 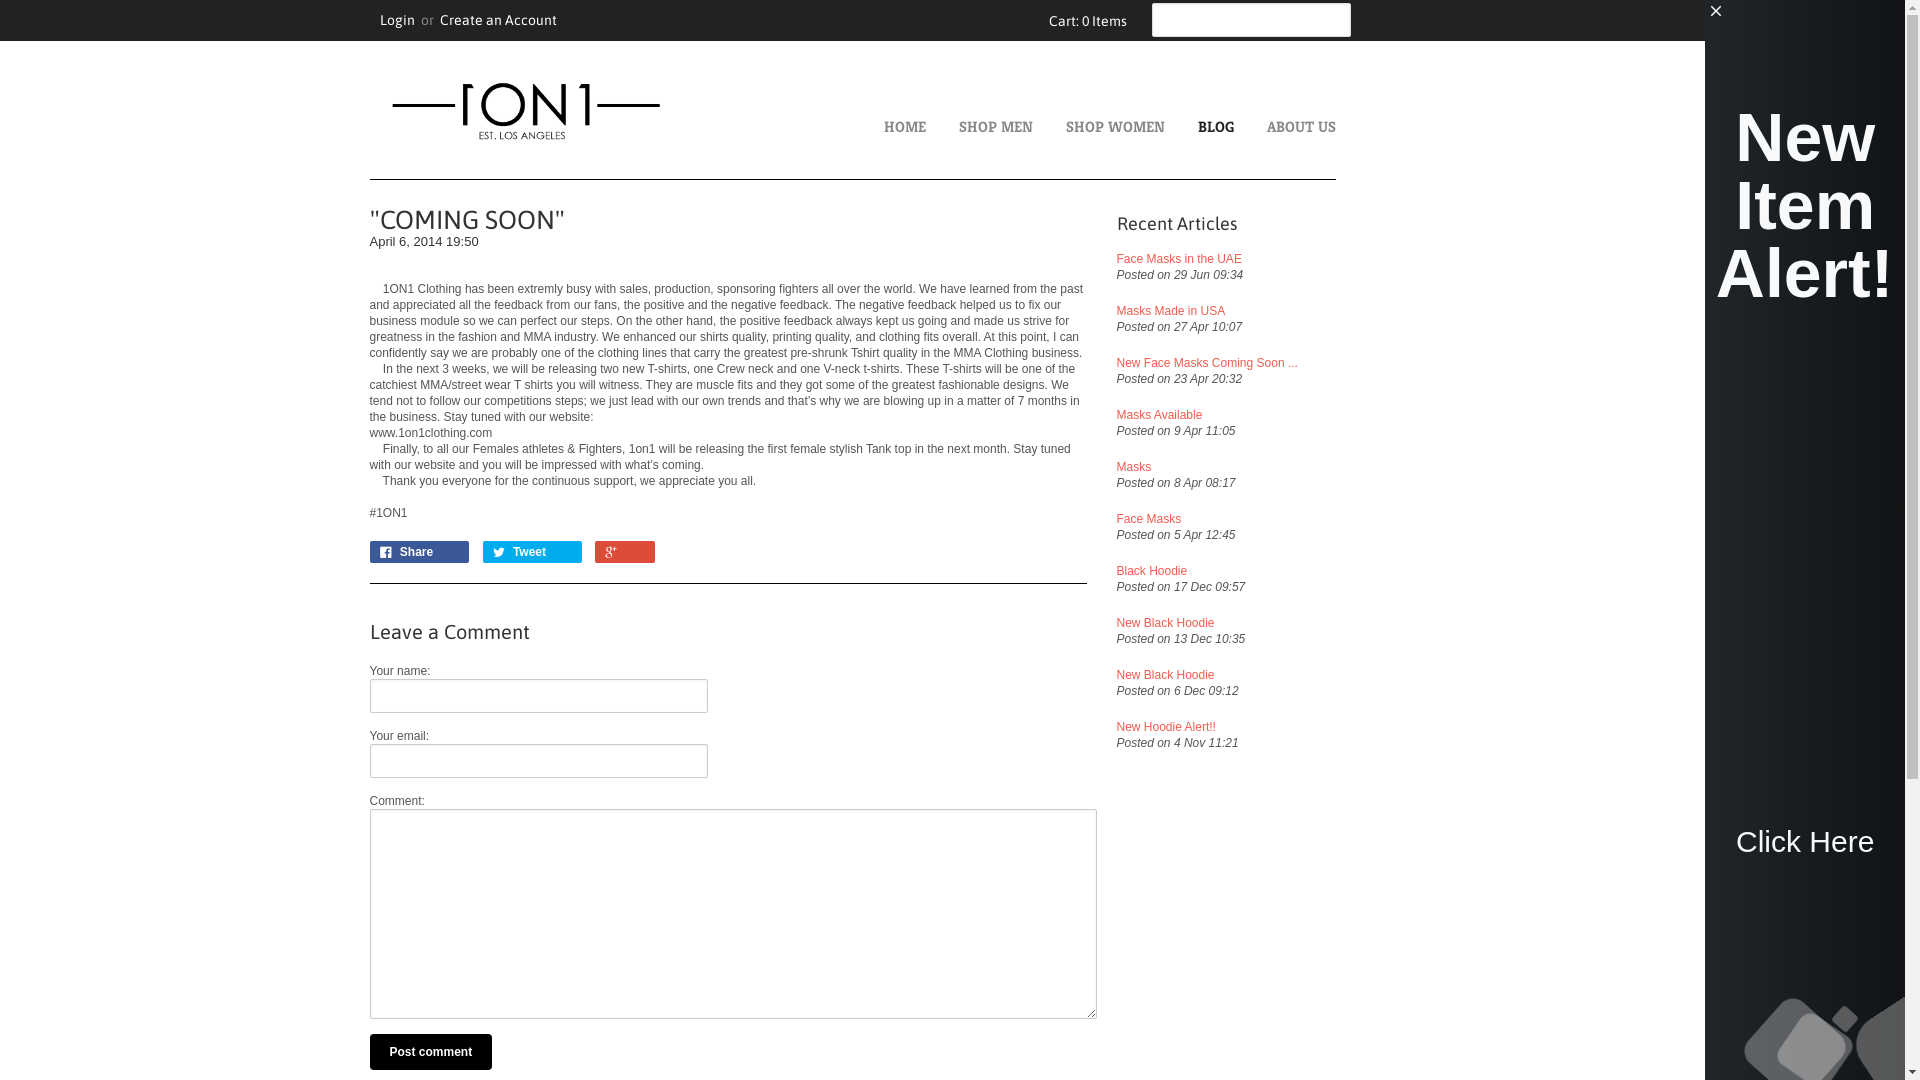 I want to click on 'BLOG', so click(x=1266, y=127).